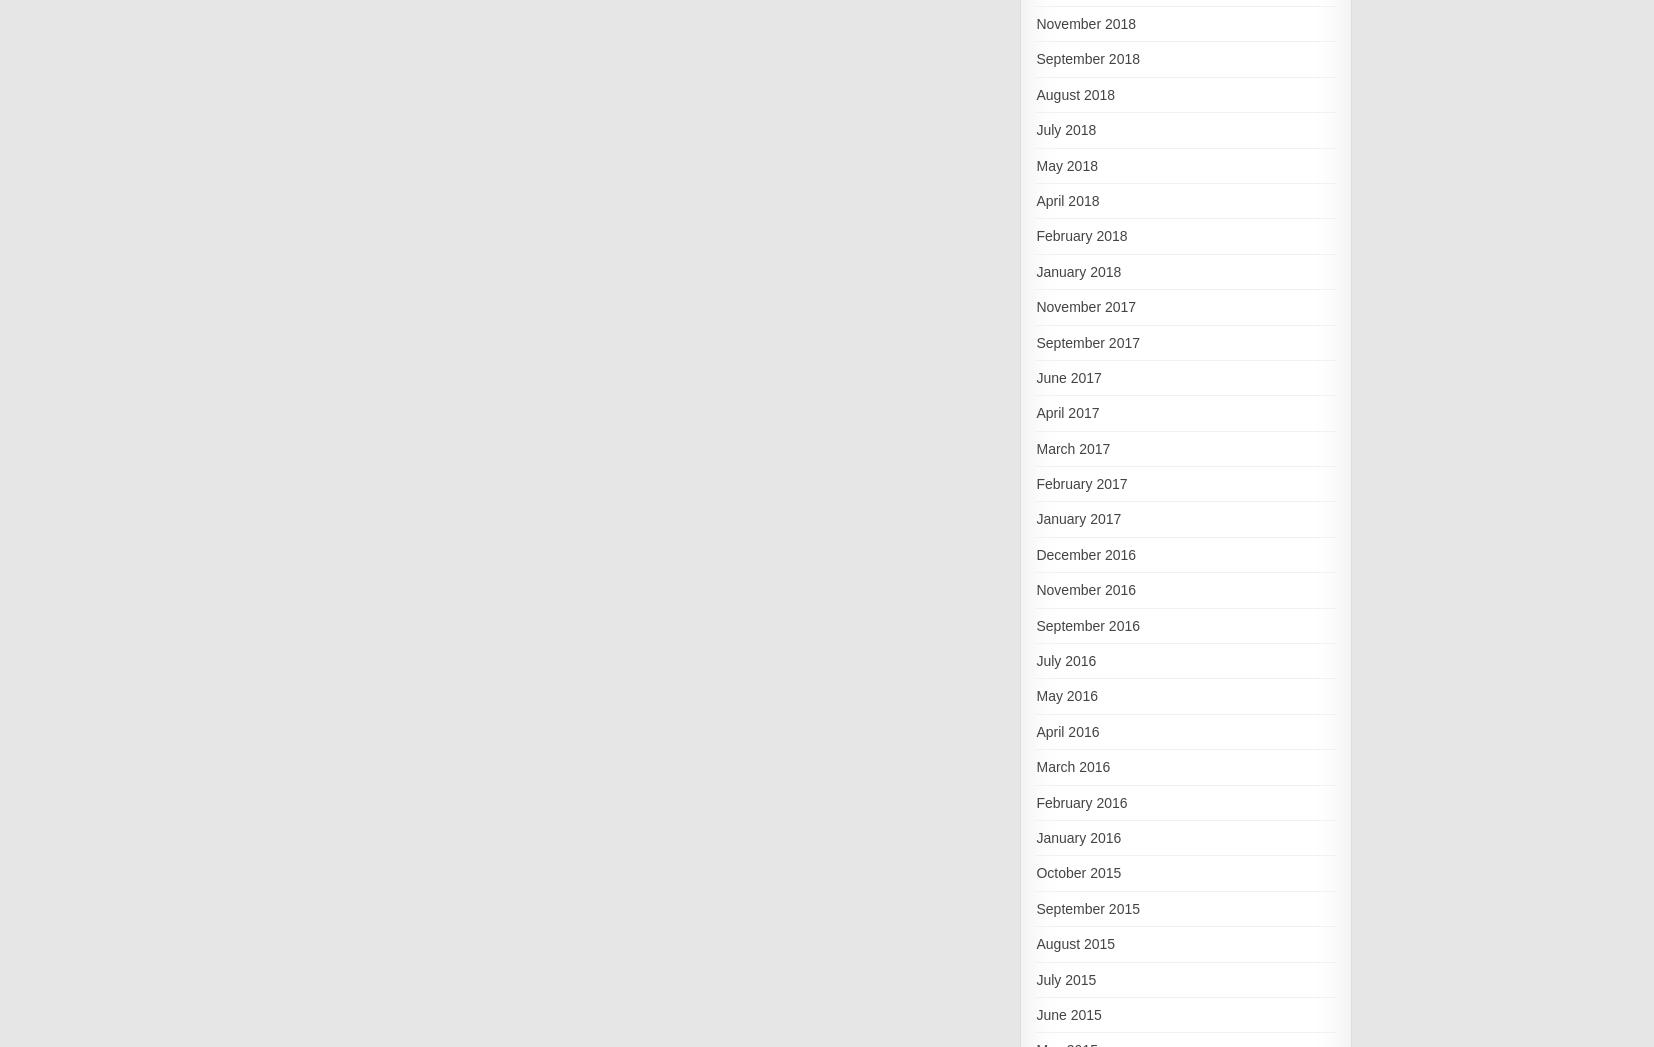 This screenshot has width=1654, height=1047. Describe the element at coordinates (1077, 836) in the screenshot. I see `'January 2016'` at that location.